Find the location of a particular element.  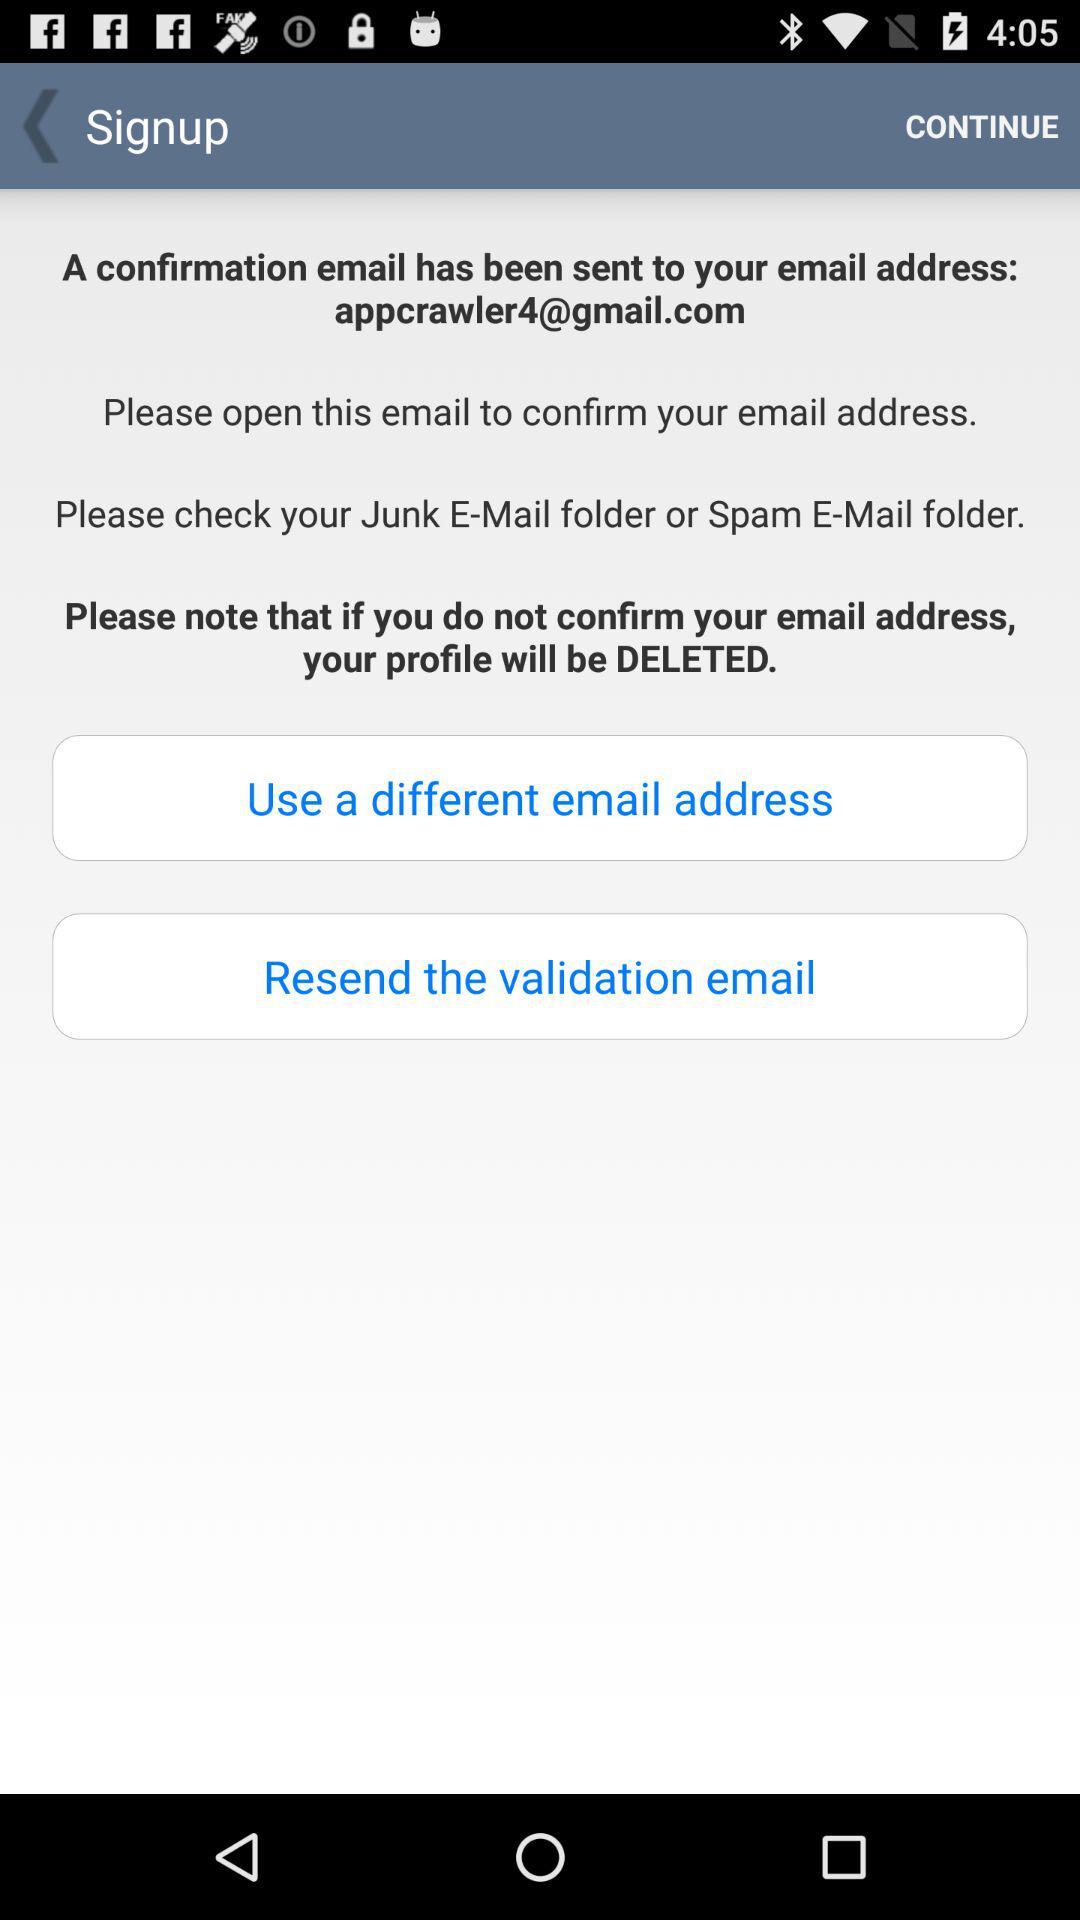

continue item is located at coordinates (981, 124).